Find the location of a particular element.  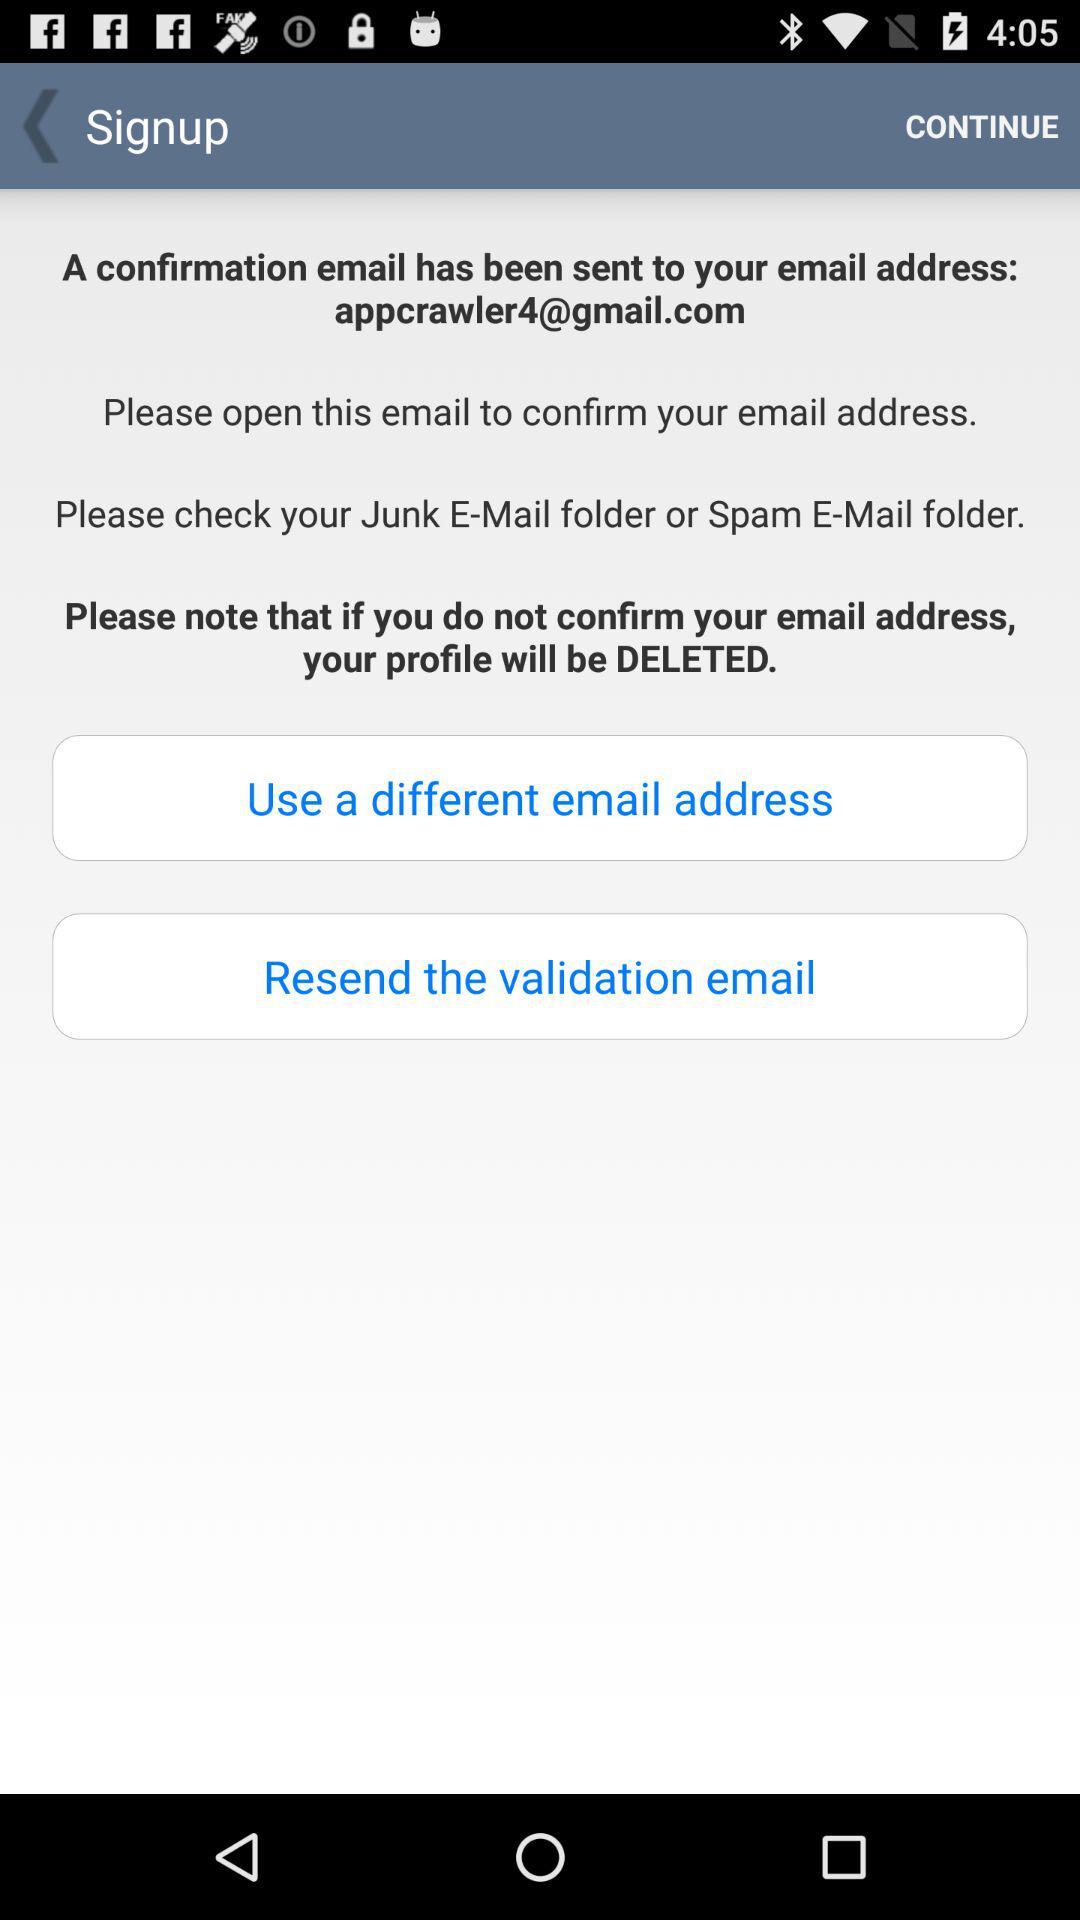

continue item is located at coordinates (981, 124).